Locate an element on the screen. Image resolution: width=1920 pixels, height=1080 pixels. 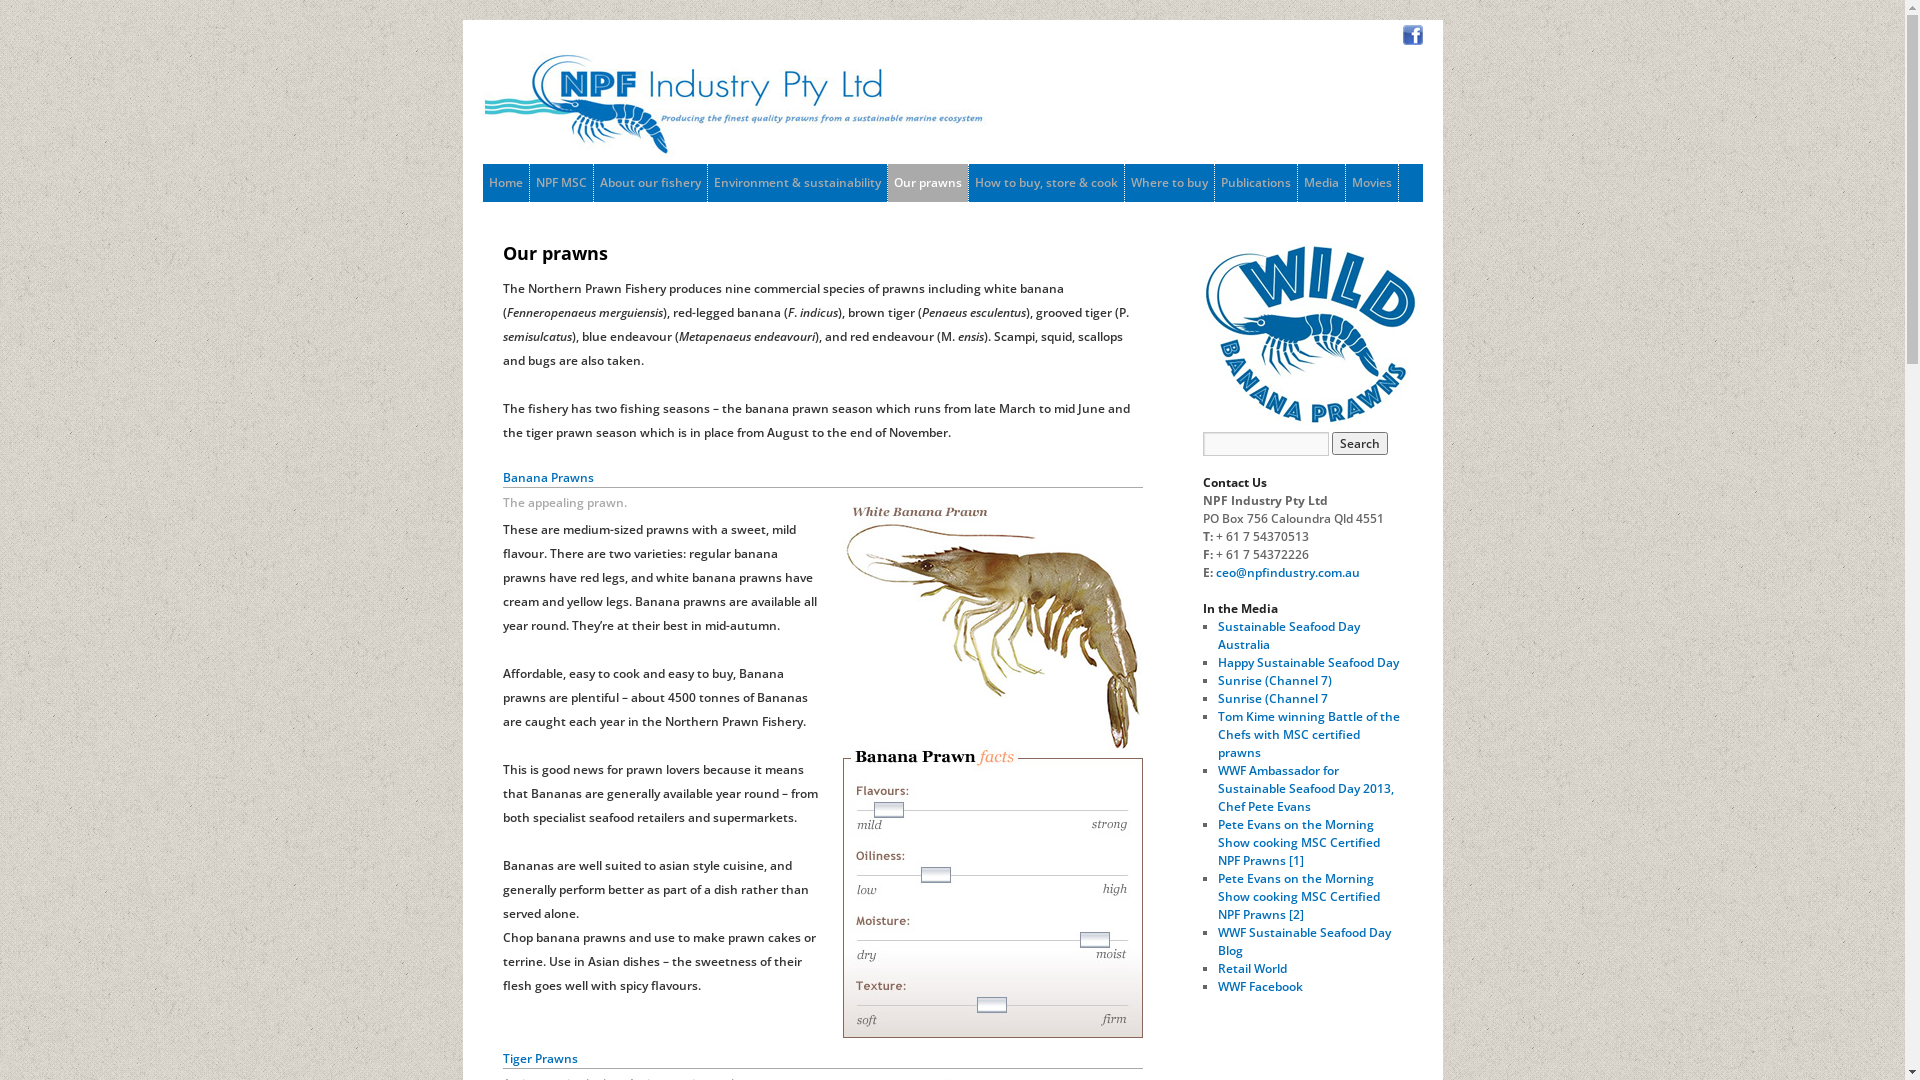
'Where to buy' is located at coordinates (1168, 182).